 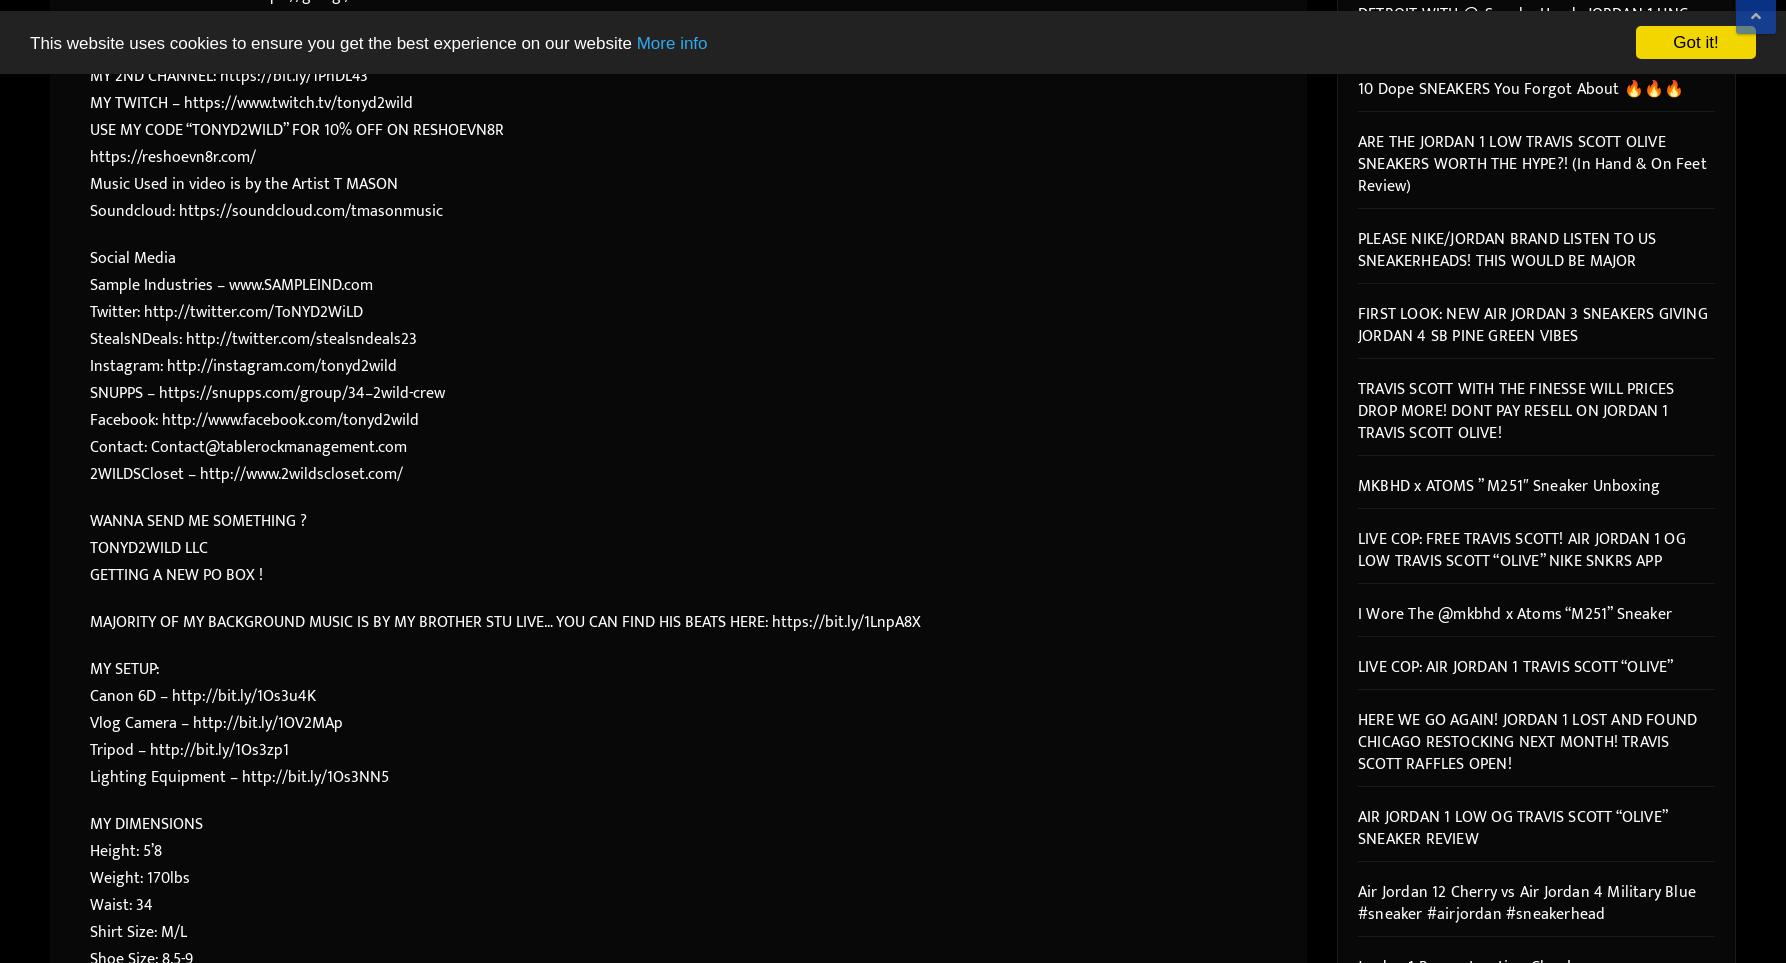 I want to click on 'MKBHD x ATOMS ” M251″ Sneaker Unboxing', so click(x=1357, y=485).